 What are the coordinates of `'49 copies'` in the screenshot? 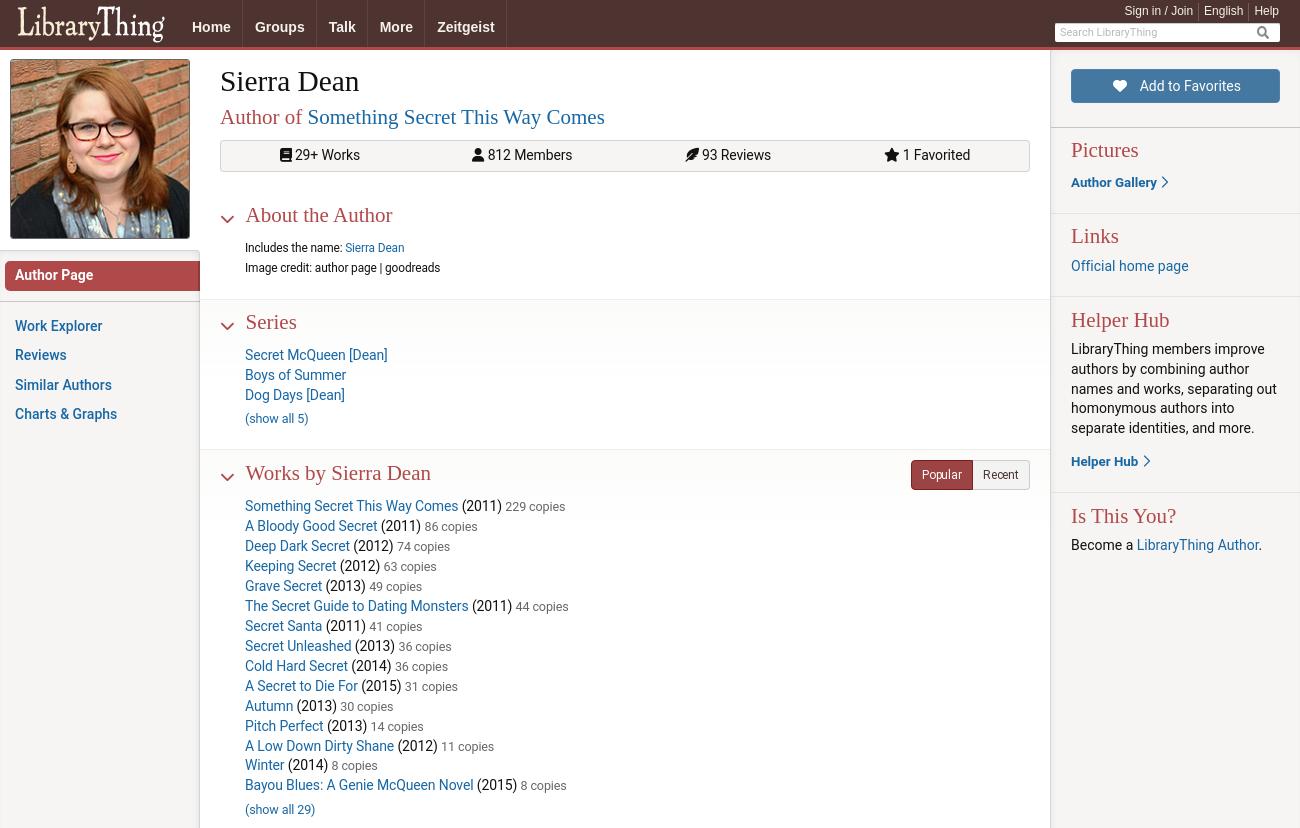 It's located at (367, 585).